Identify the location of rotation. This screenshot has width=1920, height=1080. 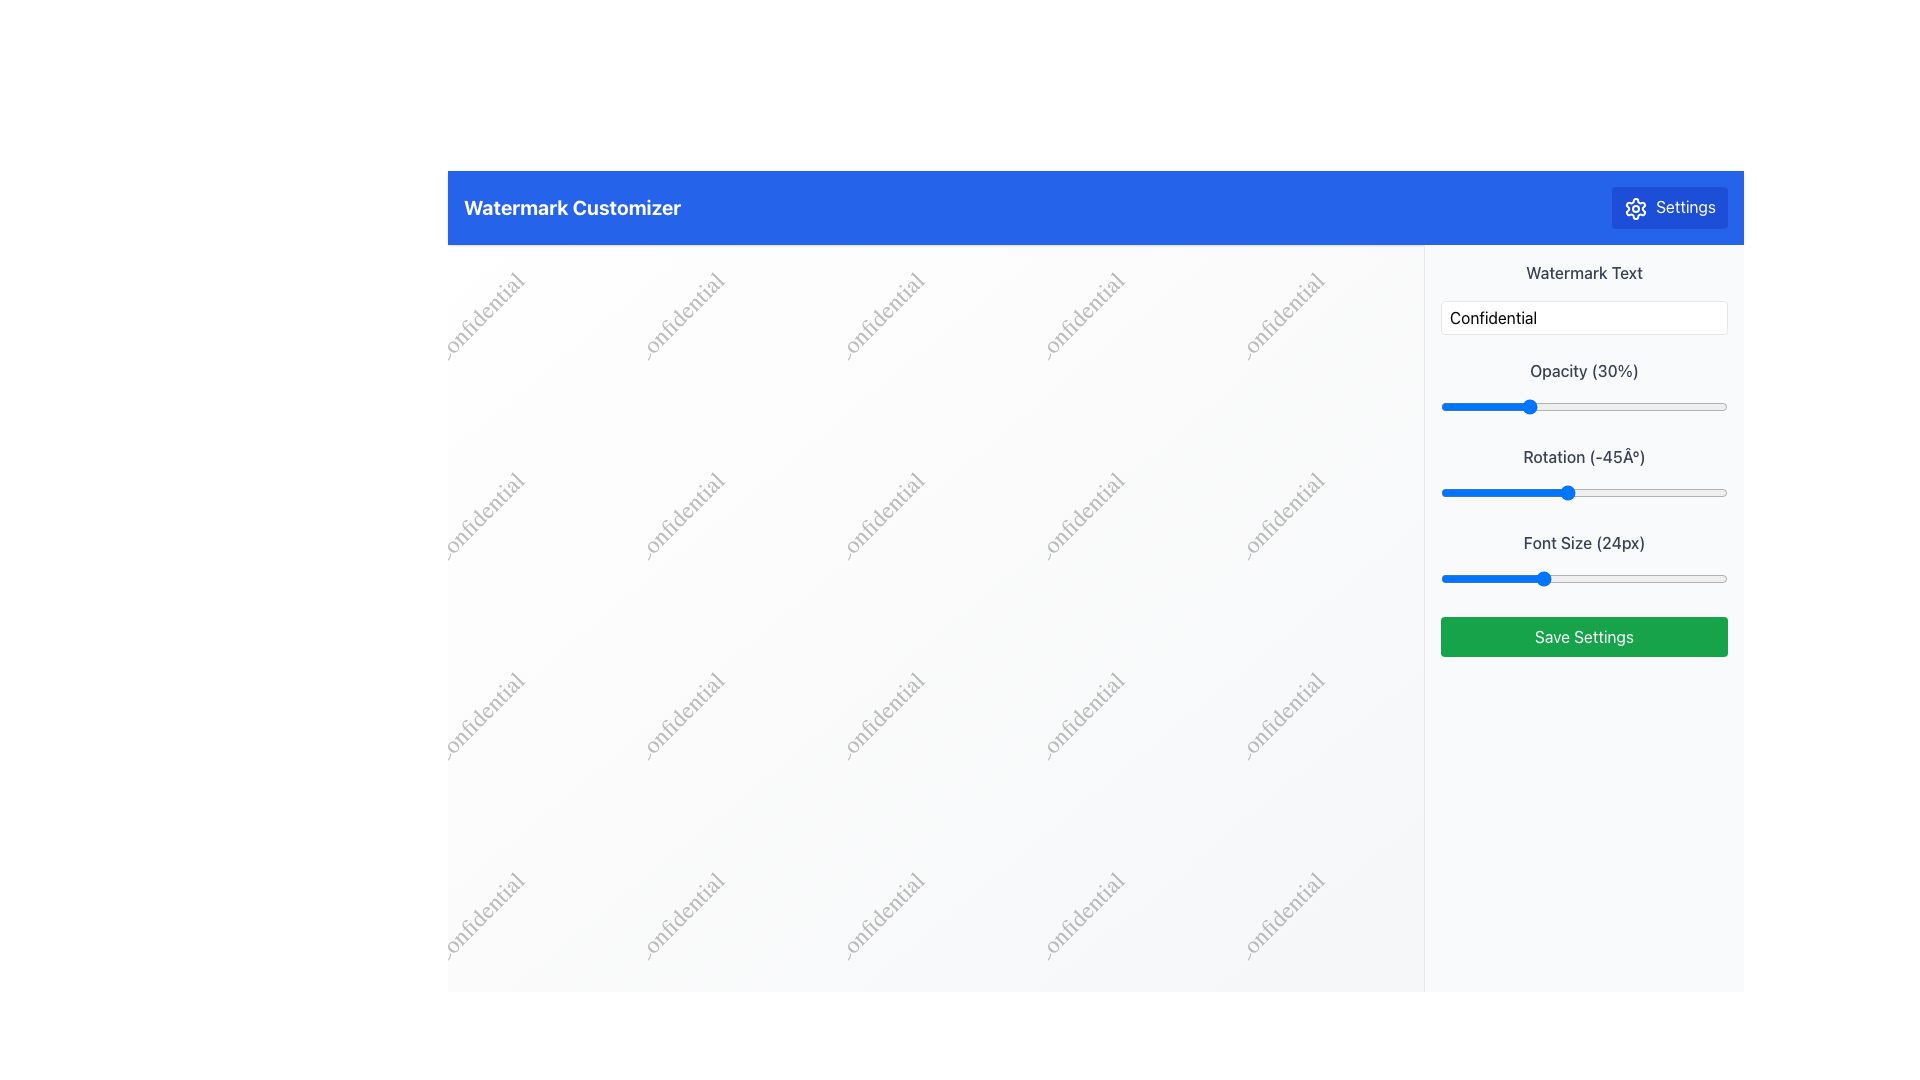
(1499, 492).